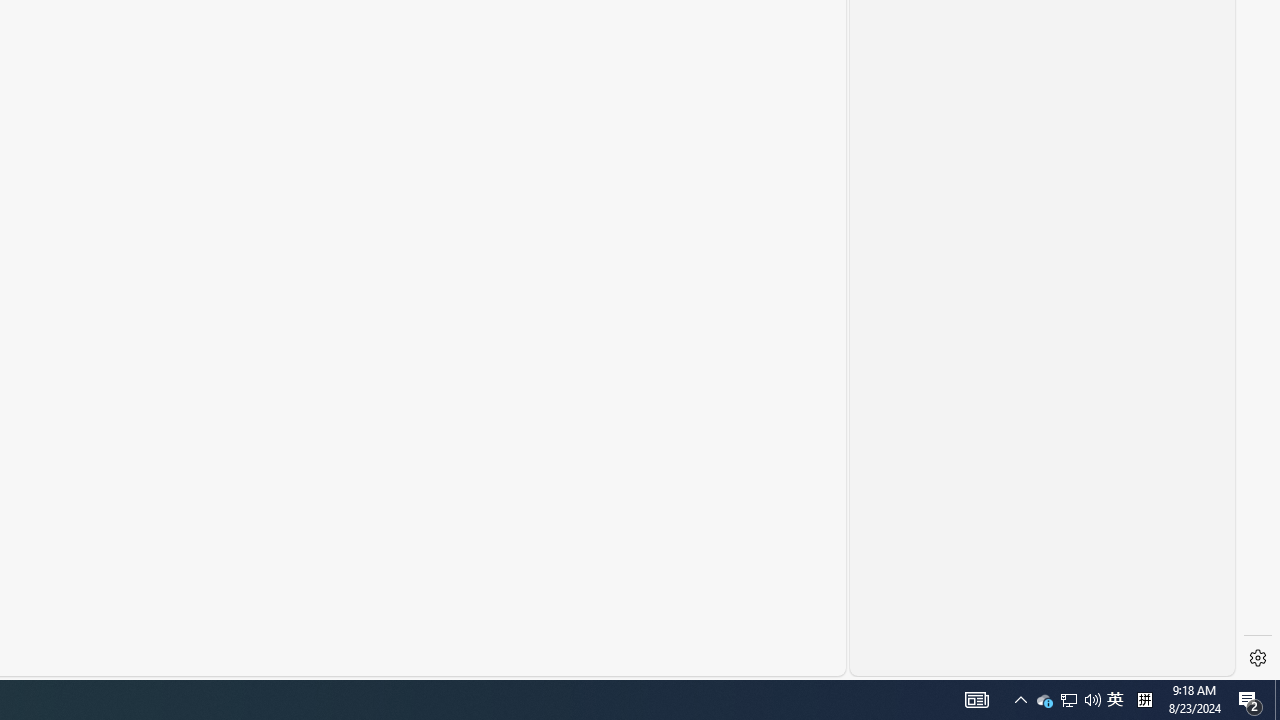 The width and height of the screenshot is (1280, 720). What do you see at coordinates (1250, 698) in the screenshot?
I see `'Action Center, 2 new notifications'` at bounding box center [1250, 698].